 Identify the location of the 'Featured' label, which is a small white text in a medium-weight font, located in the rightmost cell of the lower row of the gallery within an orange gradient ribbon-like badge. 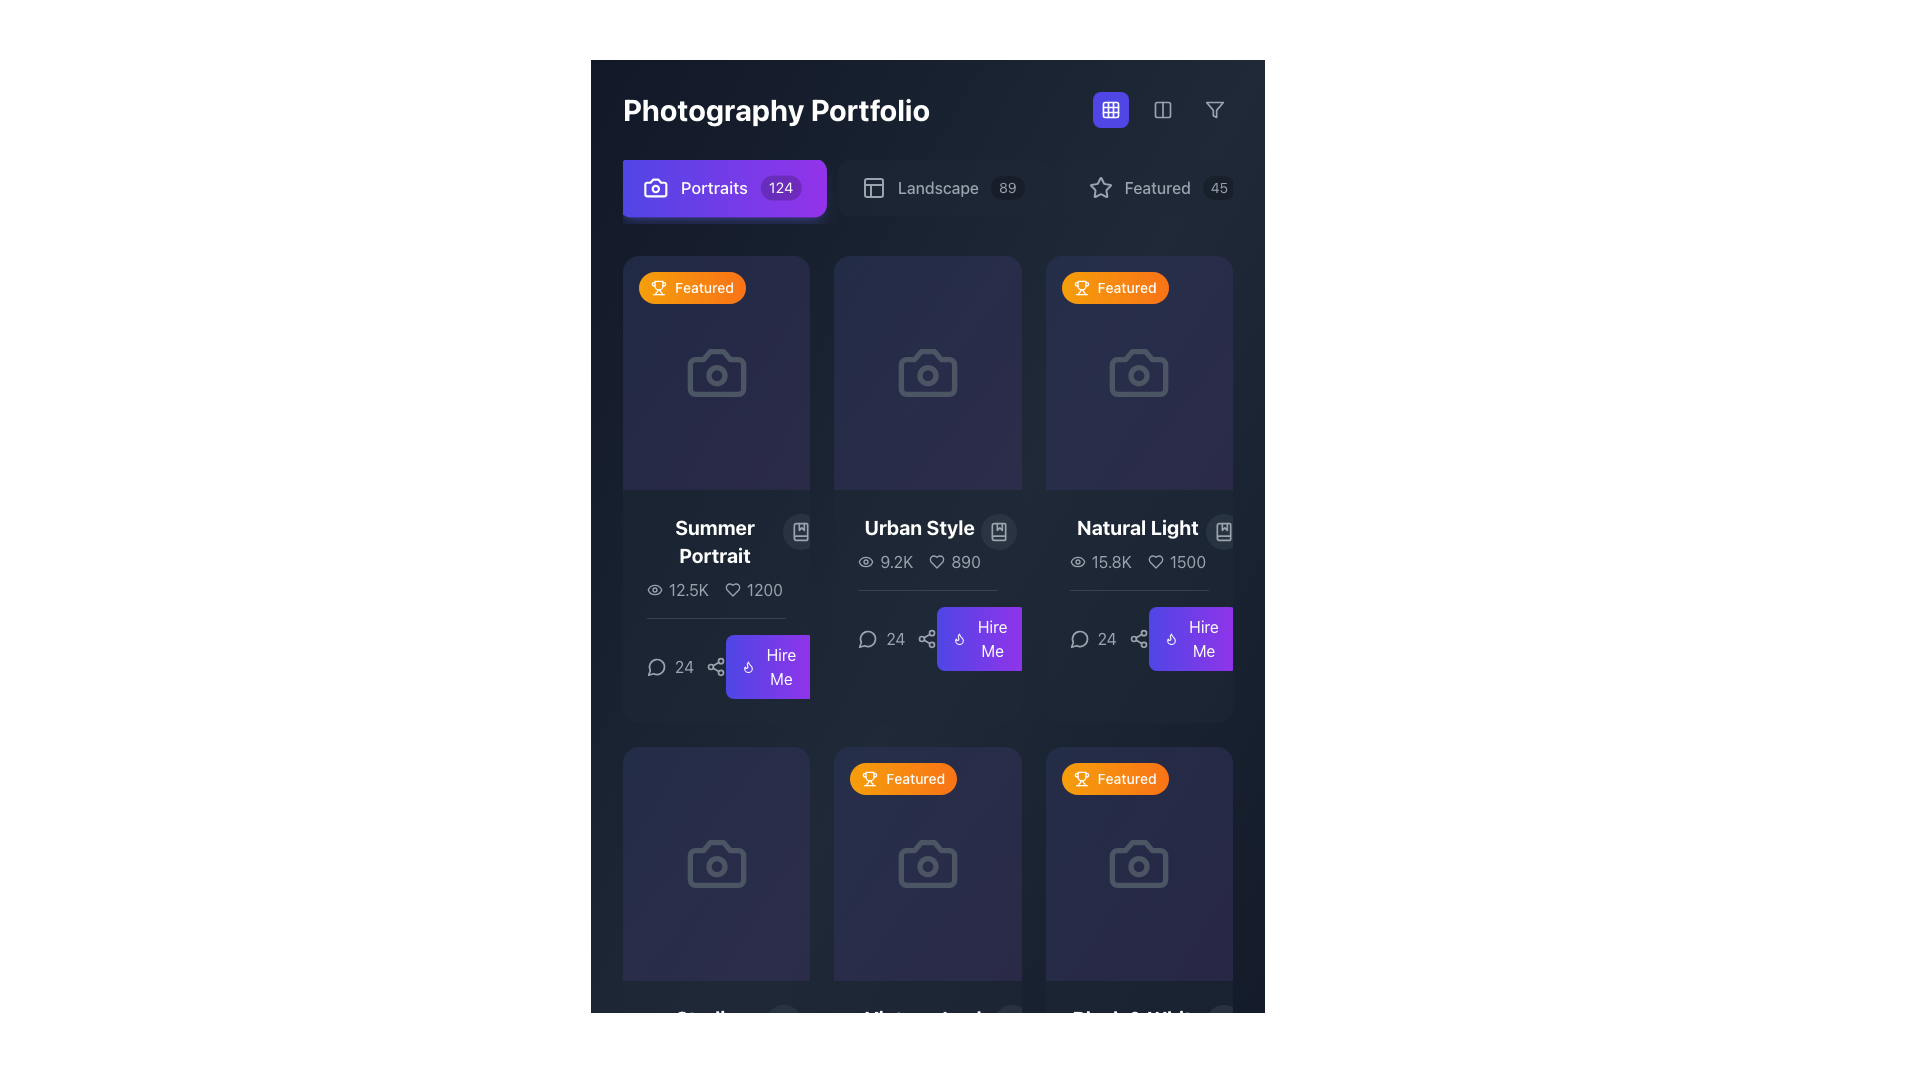
(1127, 778).